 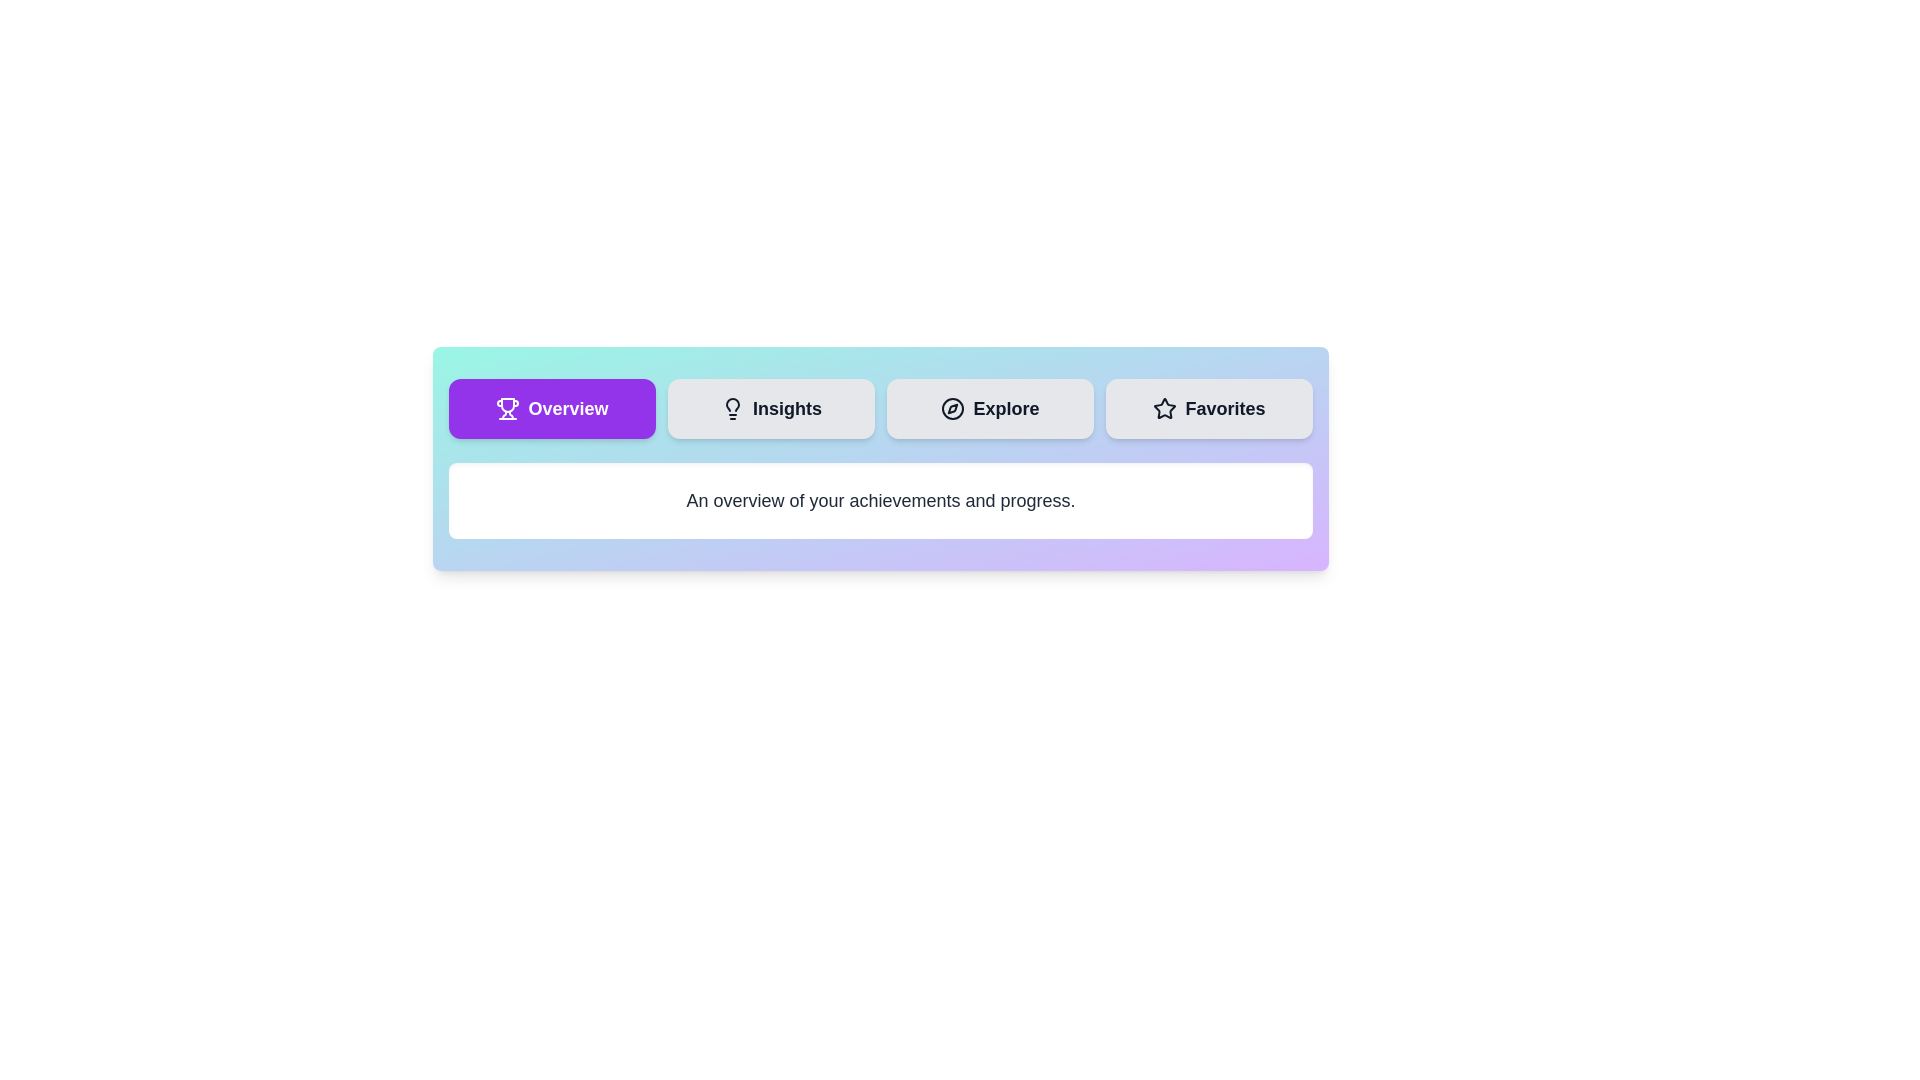 What do you see at coordinates (552, 407) in the screenshot?
I see `the Overview tab to view its content` at bounding box center [552, 407].